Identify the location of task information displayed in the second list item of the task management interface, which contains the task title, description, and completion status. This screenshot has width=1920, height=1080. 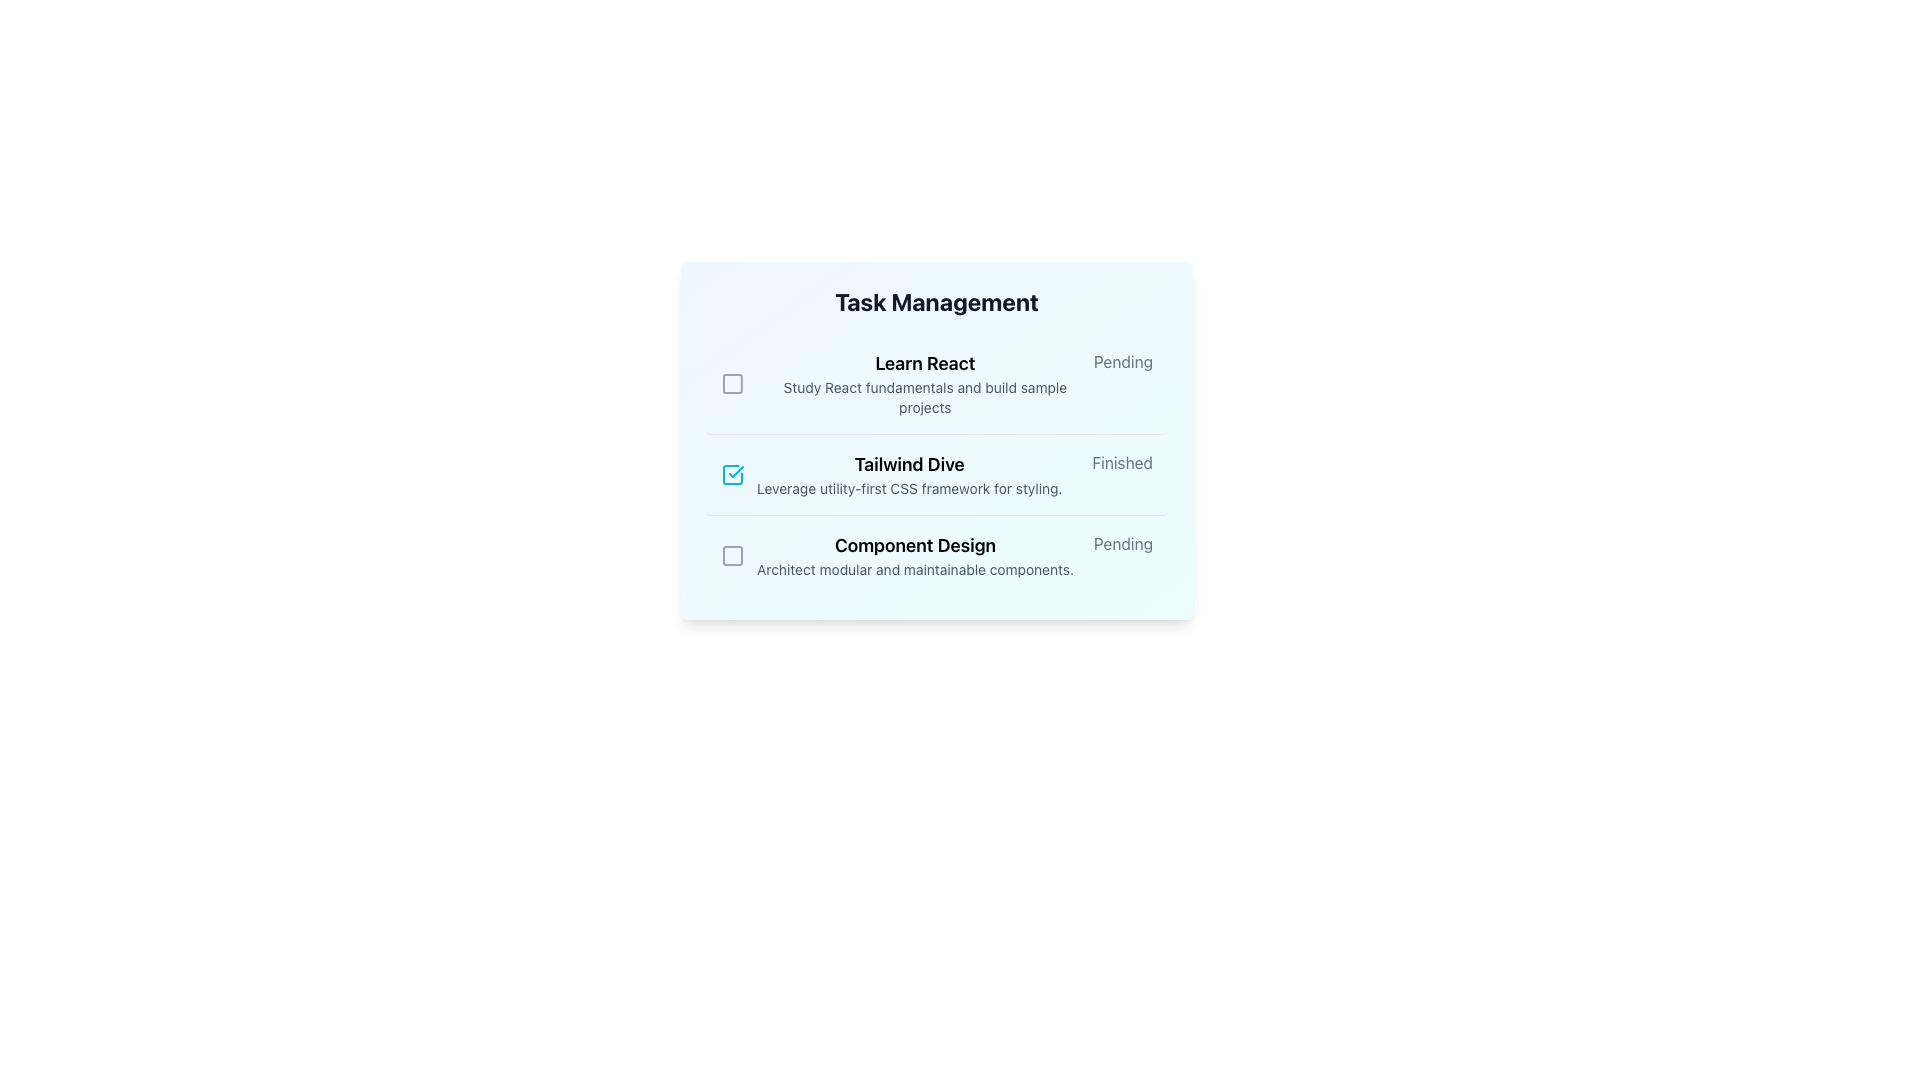
(935, 474).